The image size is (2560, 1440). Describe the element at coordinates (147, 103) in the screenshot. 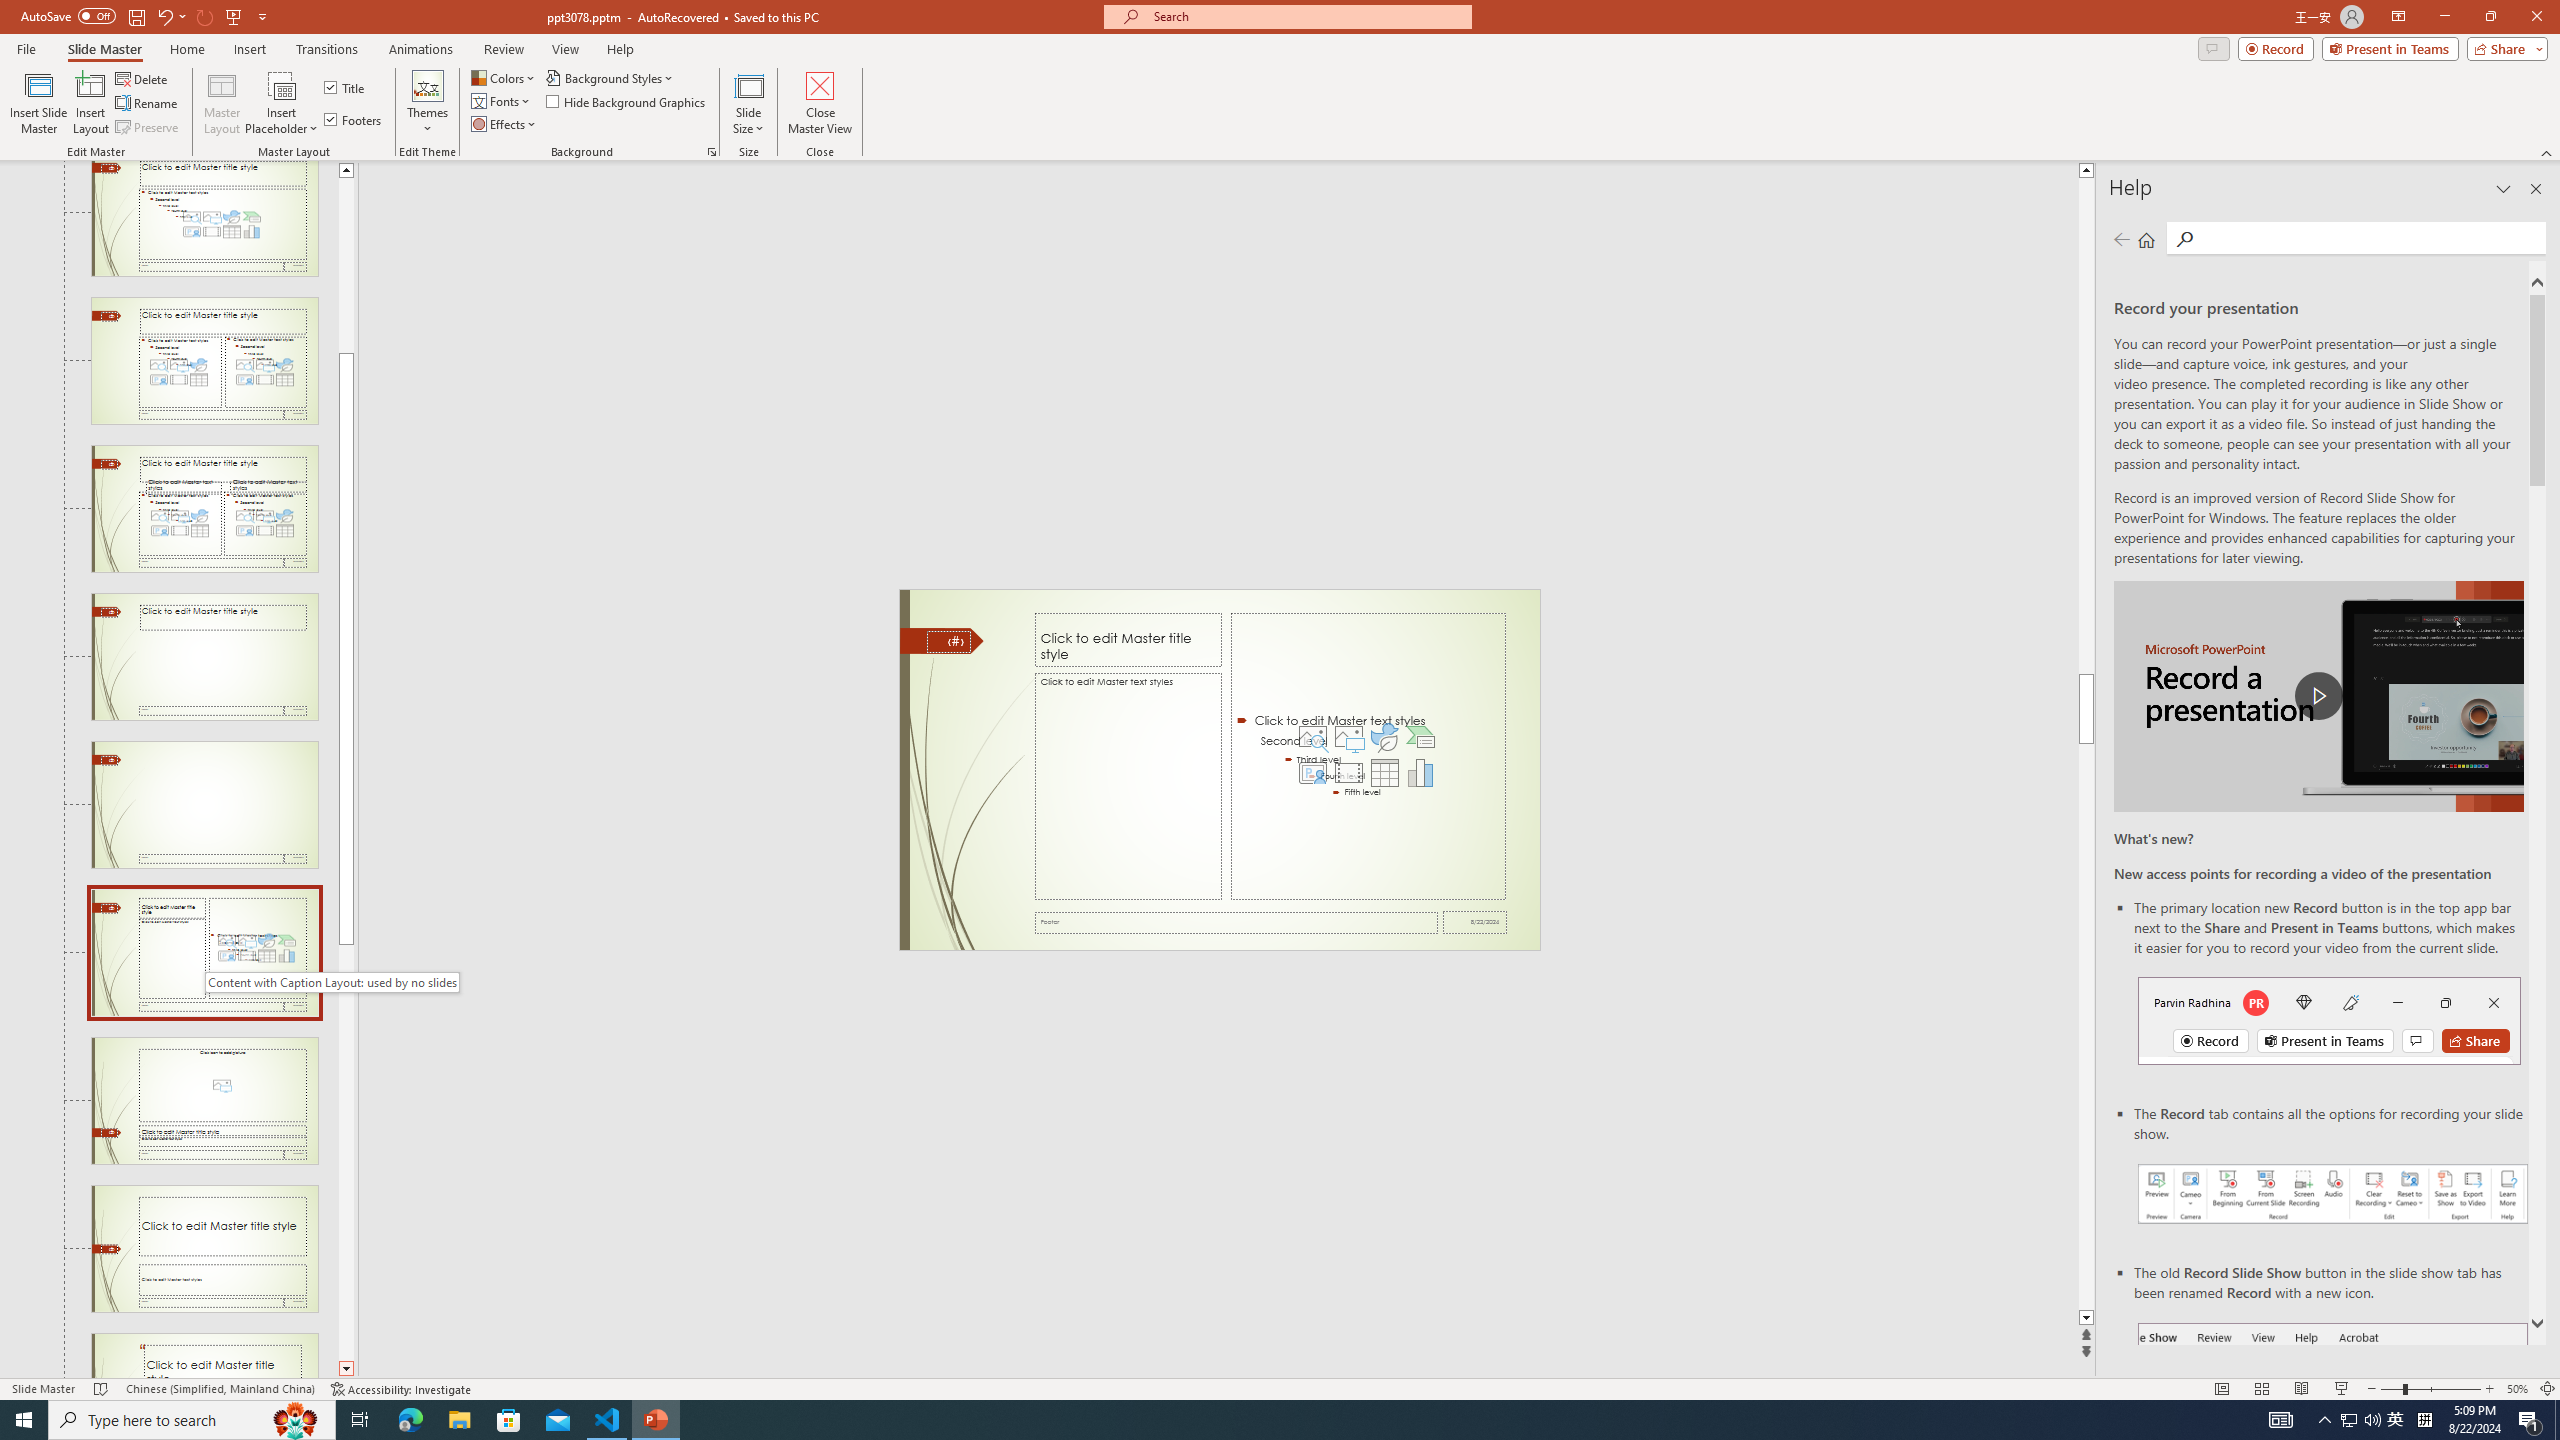

I see `'Rename'` at that location.